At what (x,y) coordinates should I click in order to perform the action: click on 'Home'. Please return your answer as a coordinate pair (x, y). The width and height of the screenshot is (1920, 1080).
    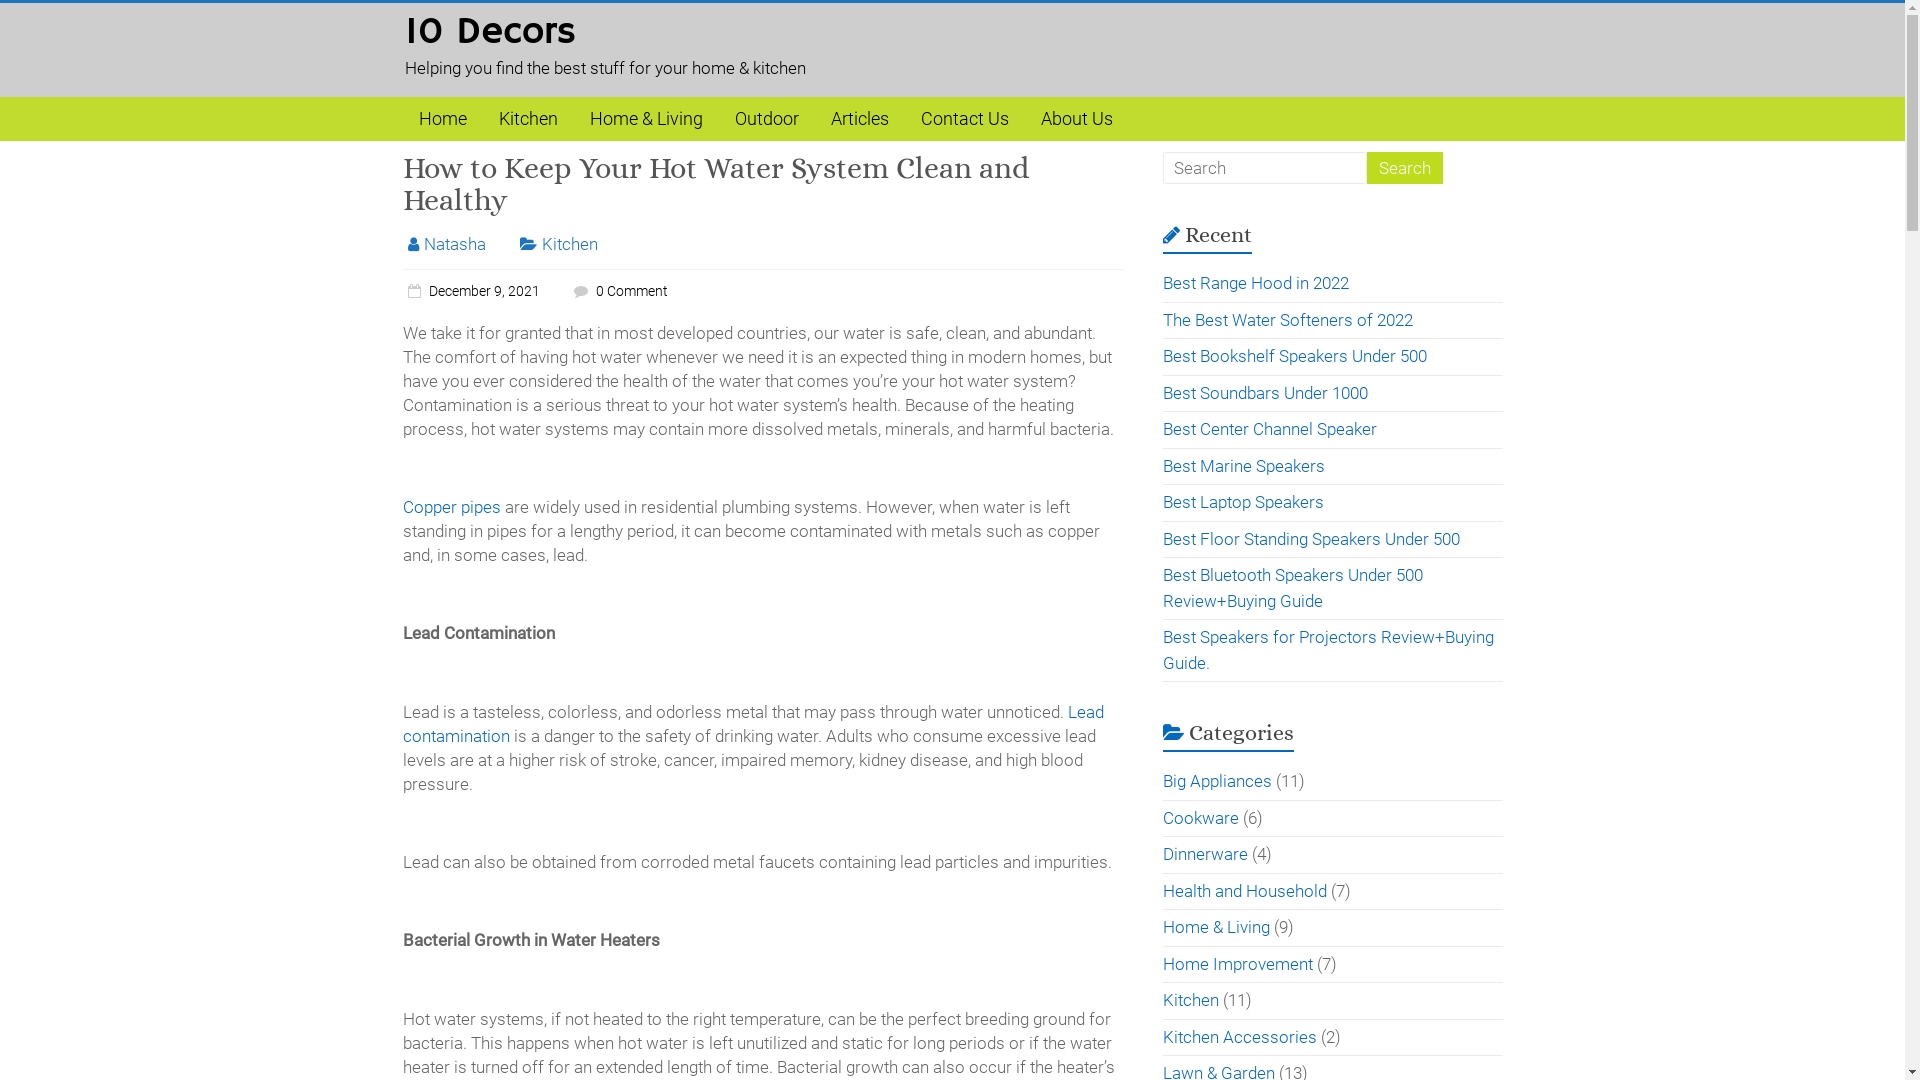
    Looking at the image, I should click on (440, 119).